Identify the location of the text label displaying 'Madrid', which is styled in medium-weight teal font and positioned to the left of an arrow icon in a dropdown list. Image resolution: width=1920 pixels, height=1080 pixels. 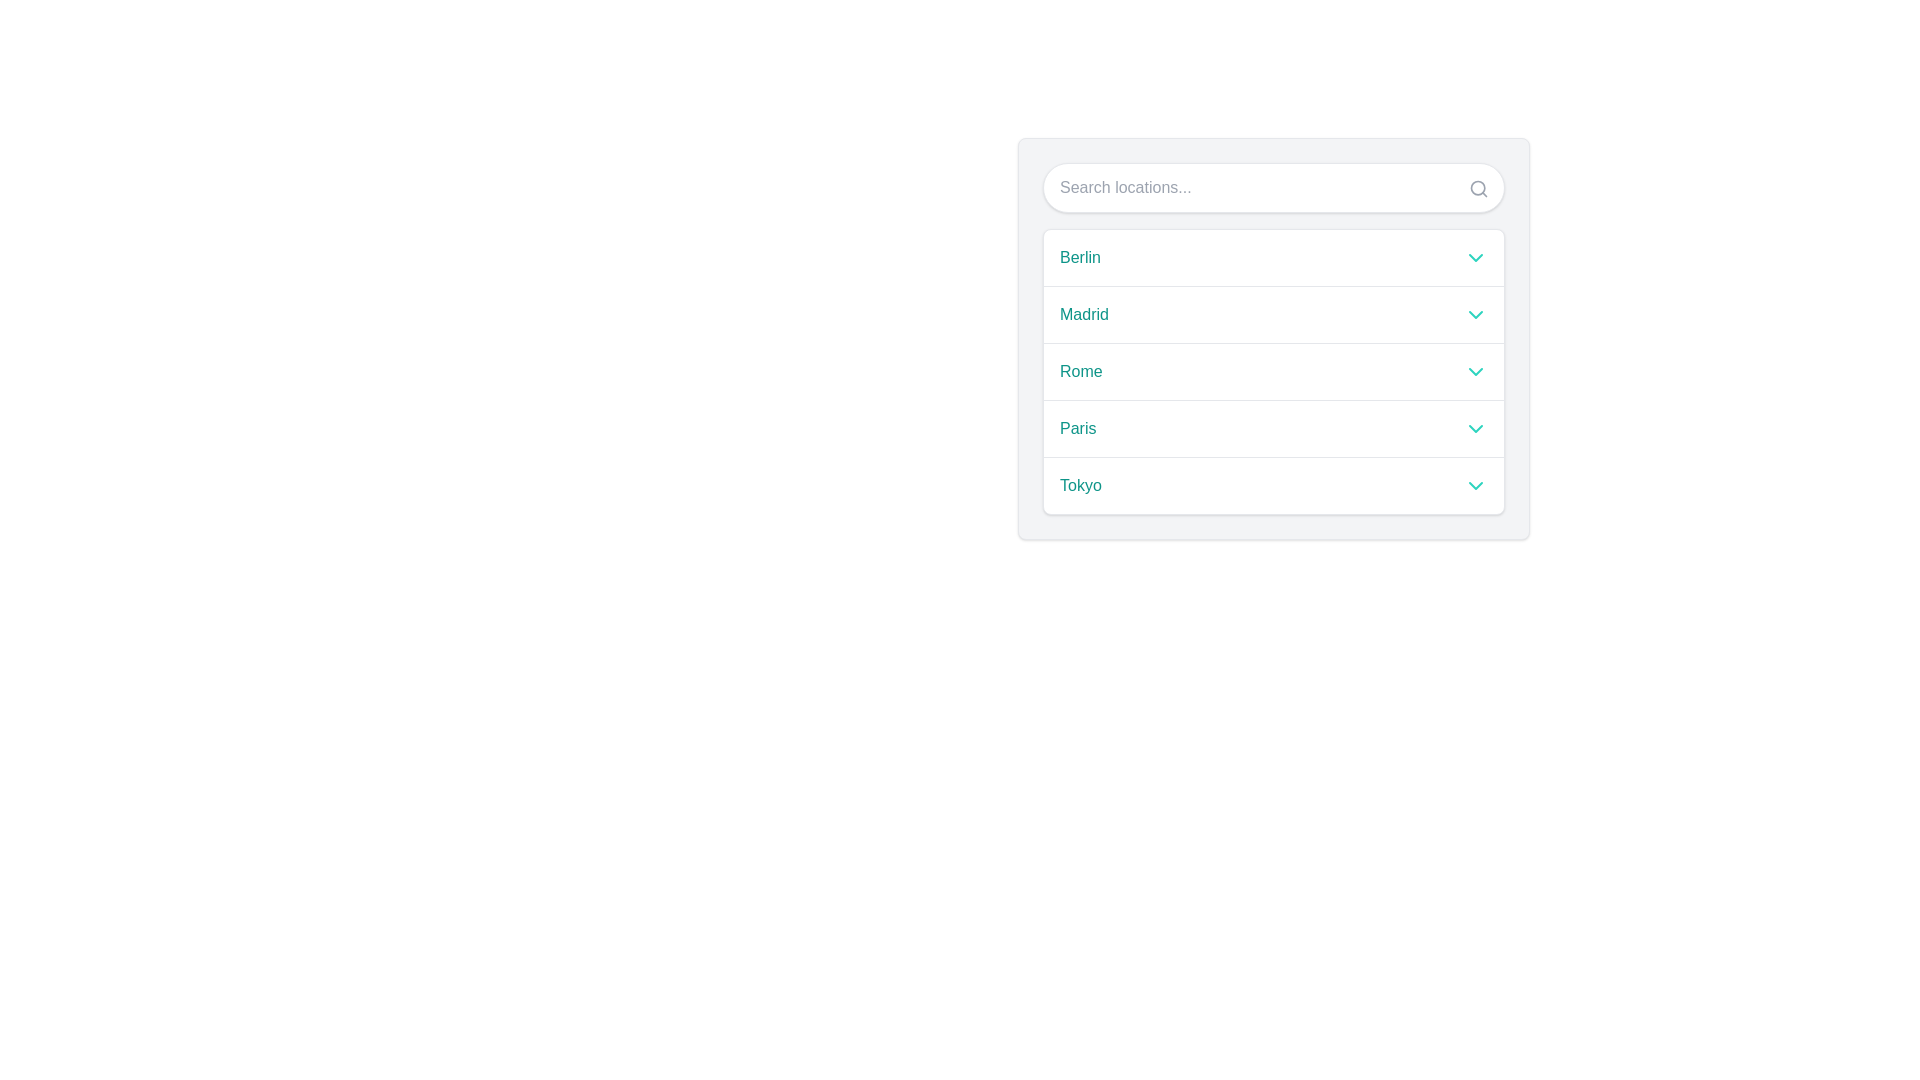
(1083, 315).